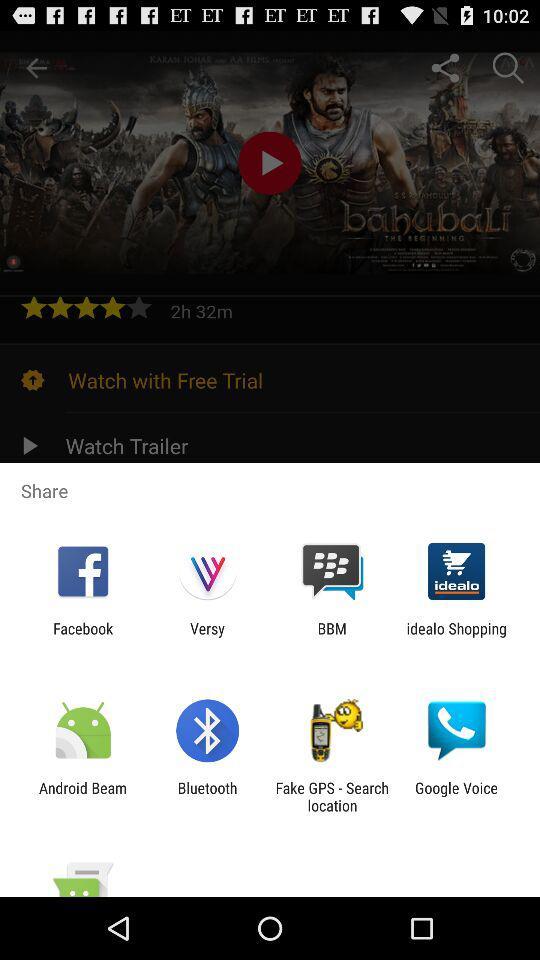 The image size is (540, 960). Describe the element at coordinates (206, 636) in the screenshot. I see `the icon to the right of the facebook icon` at that location.